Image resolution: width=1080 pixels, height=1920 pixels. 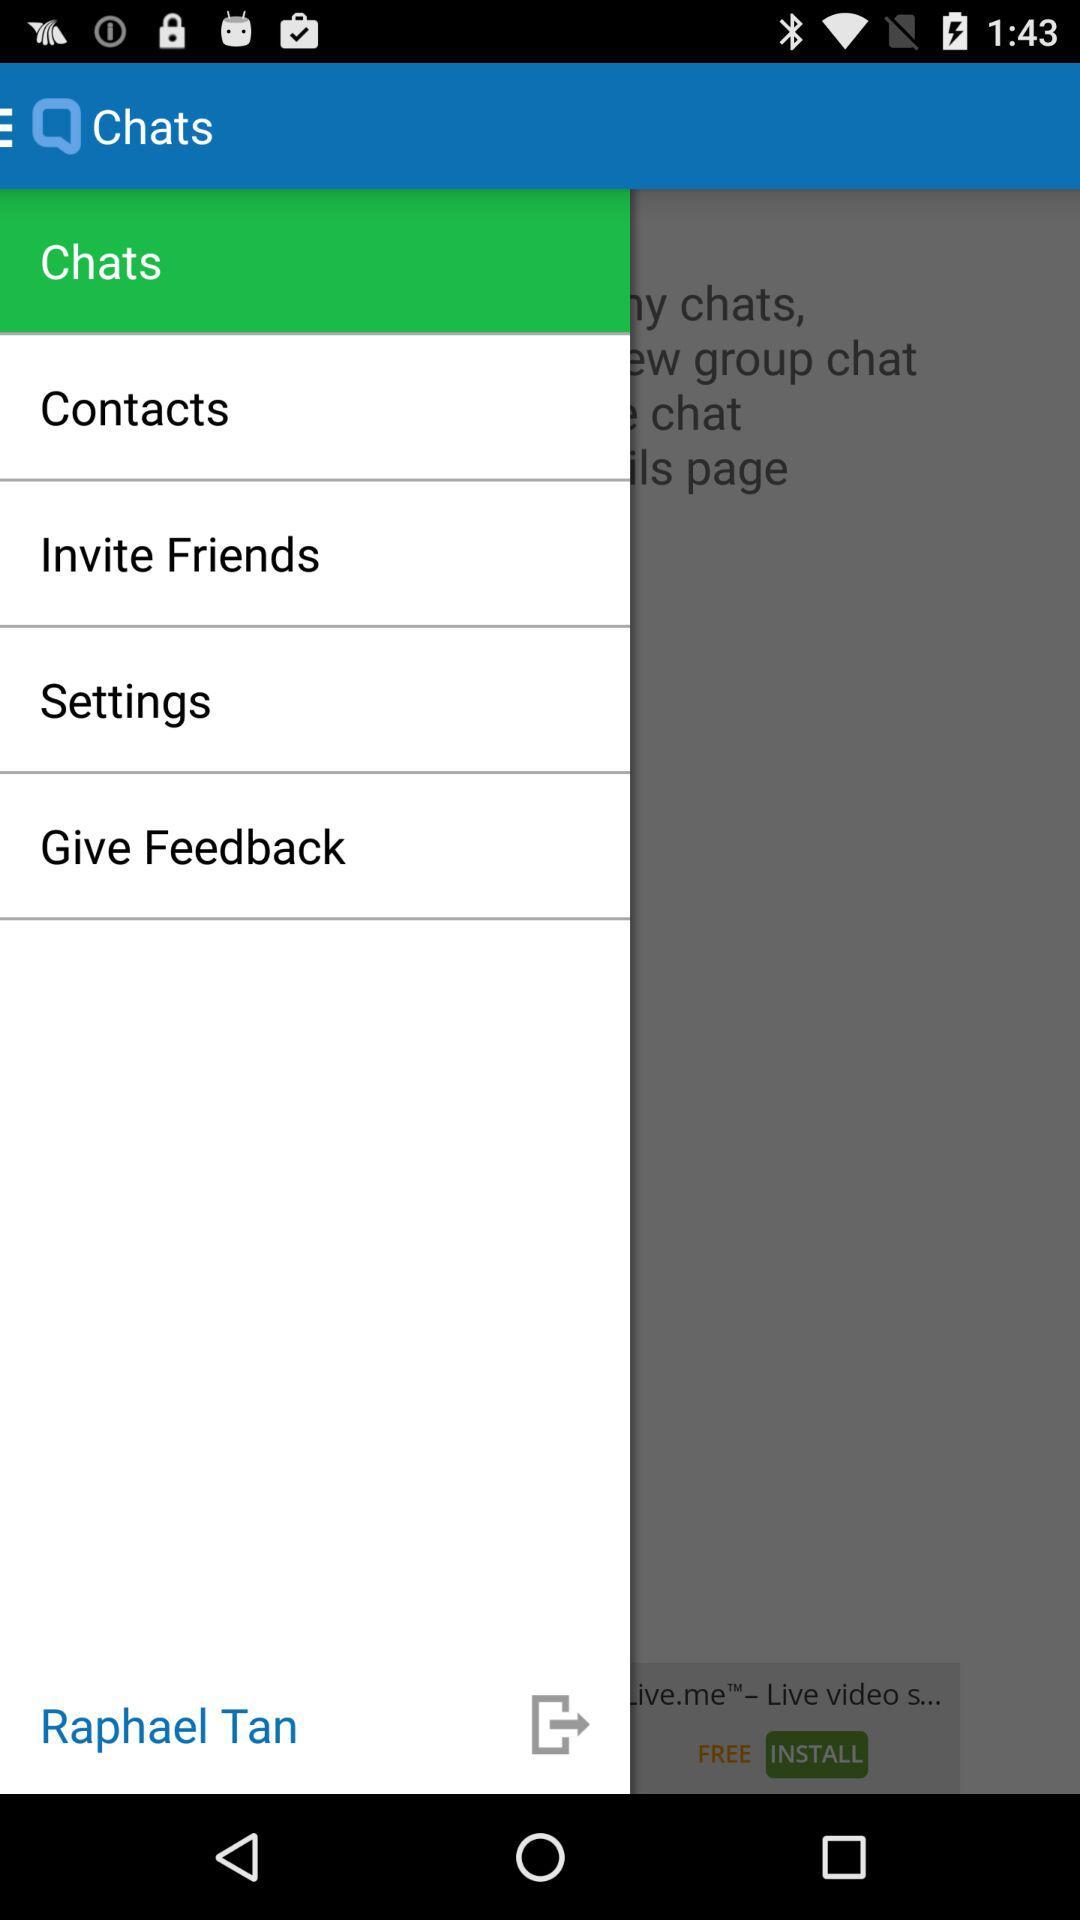 I want to click on minimize menu, so click(x=560, y=1723).